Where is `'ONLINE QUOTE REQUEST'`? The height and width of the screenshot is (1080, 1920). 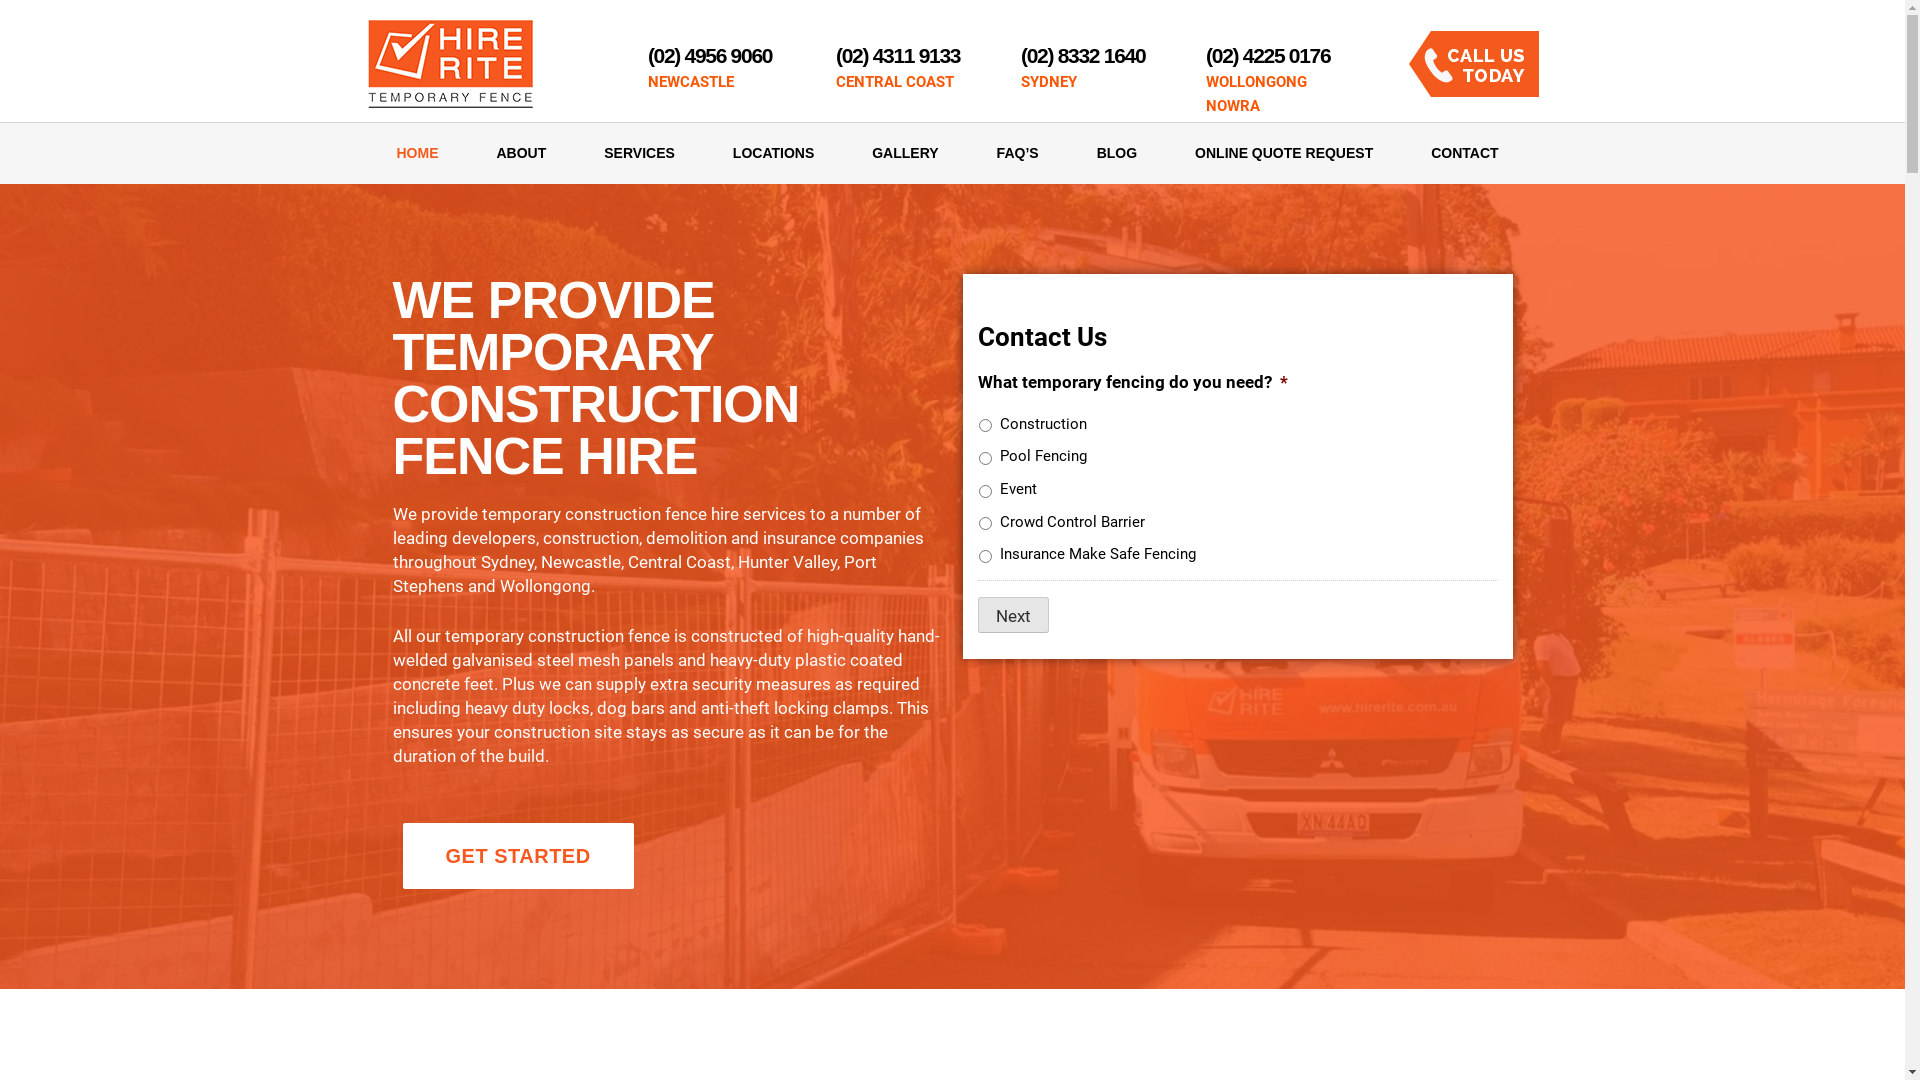
'ONLINE QUOTE REQUEST' is located at coordinates (1283, 152).